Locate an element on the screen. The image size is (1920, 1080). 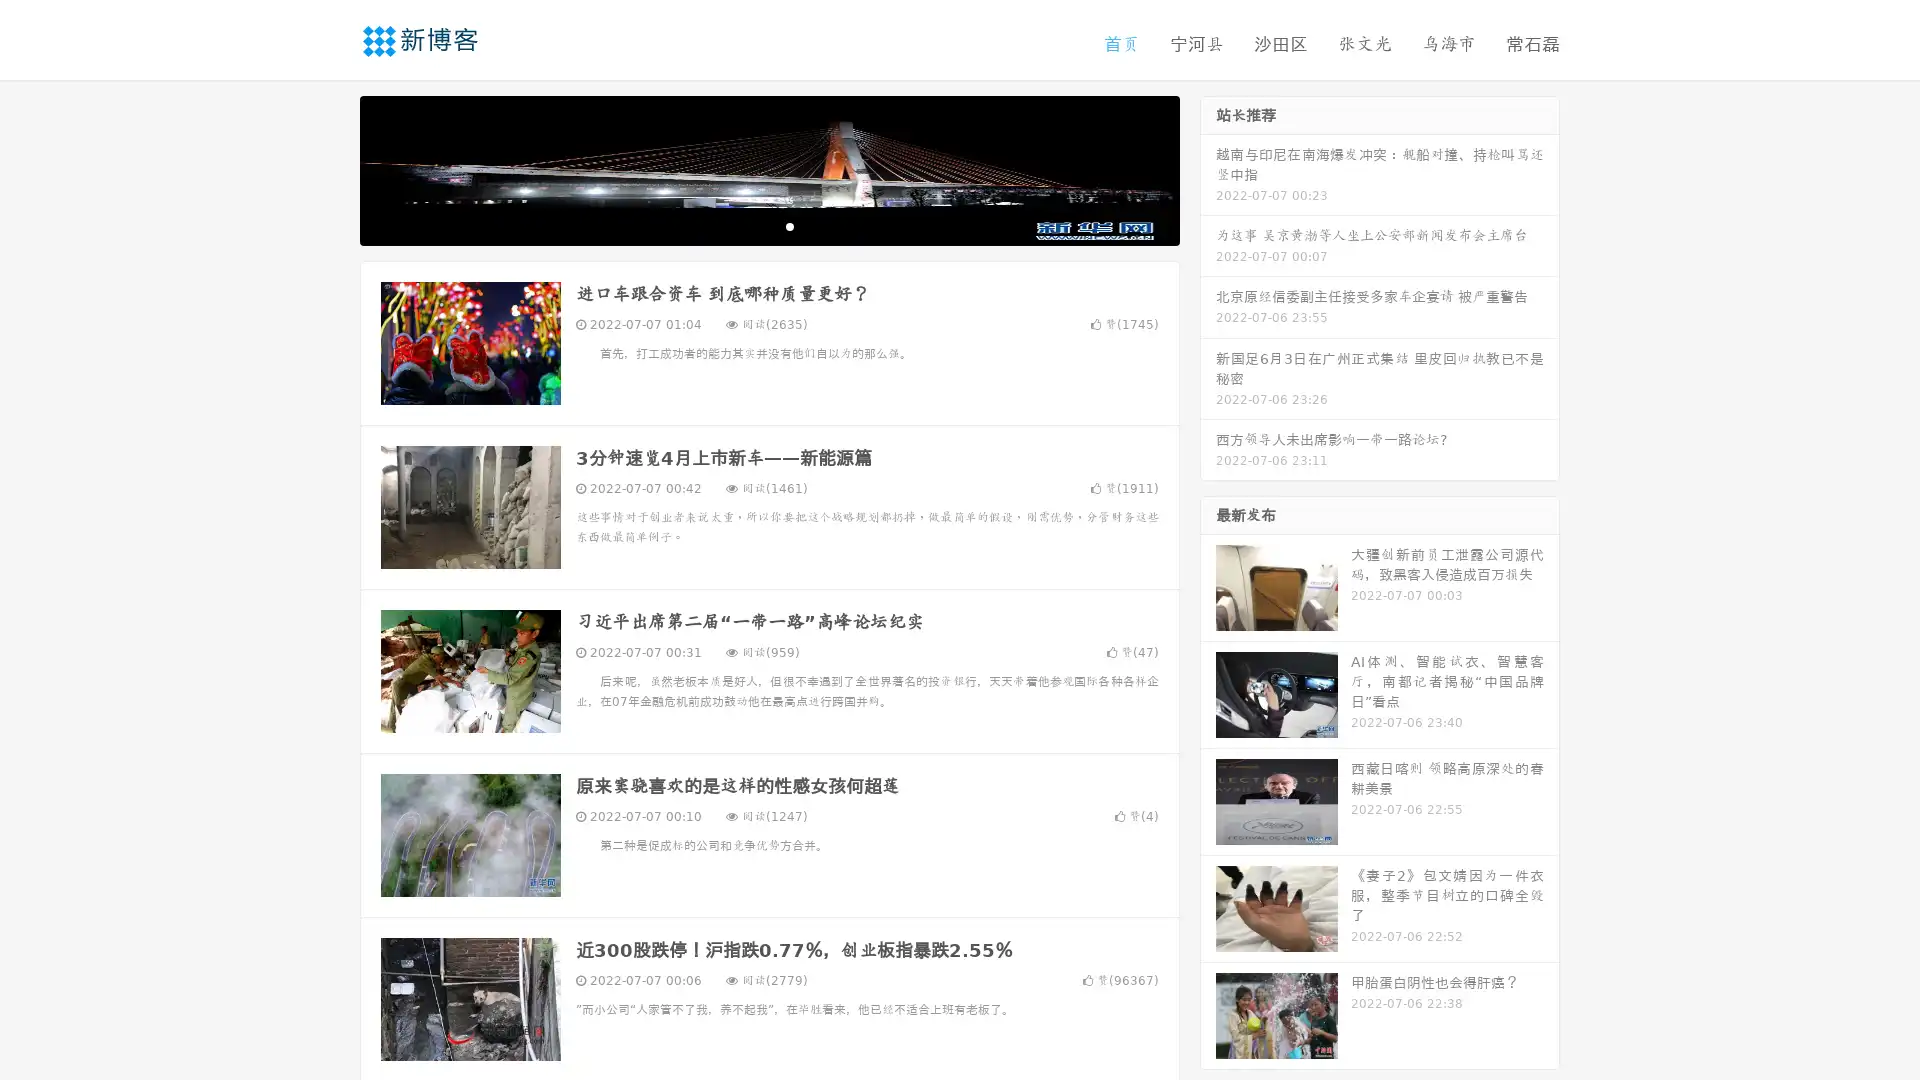
Previous slide is located at coordinates (330, 168).